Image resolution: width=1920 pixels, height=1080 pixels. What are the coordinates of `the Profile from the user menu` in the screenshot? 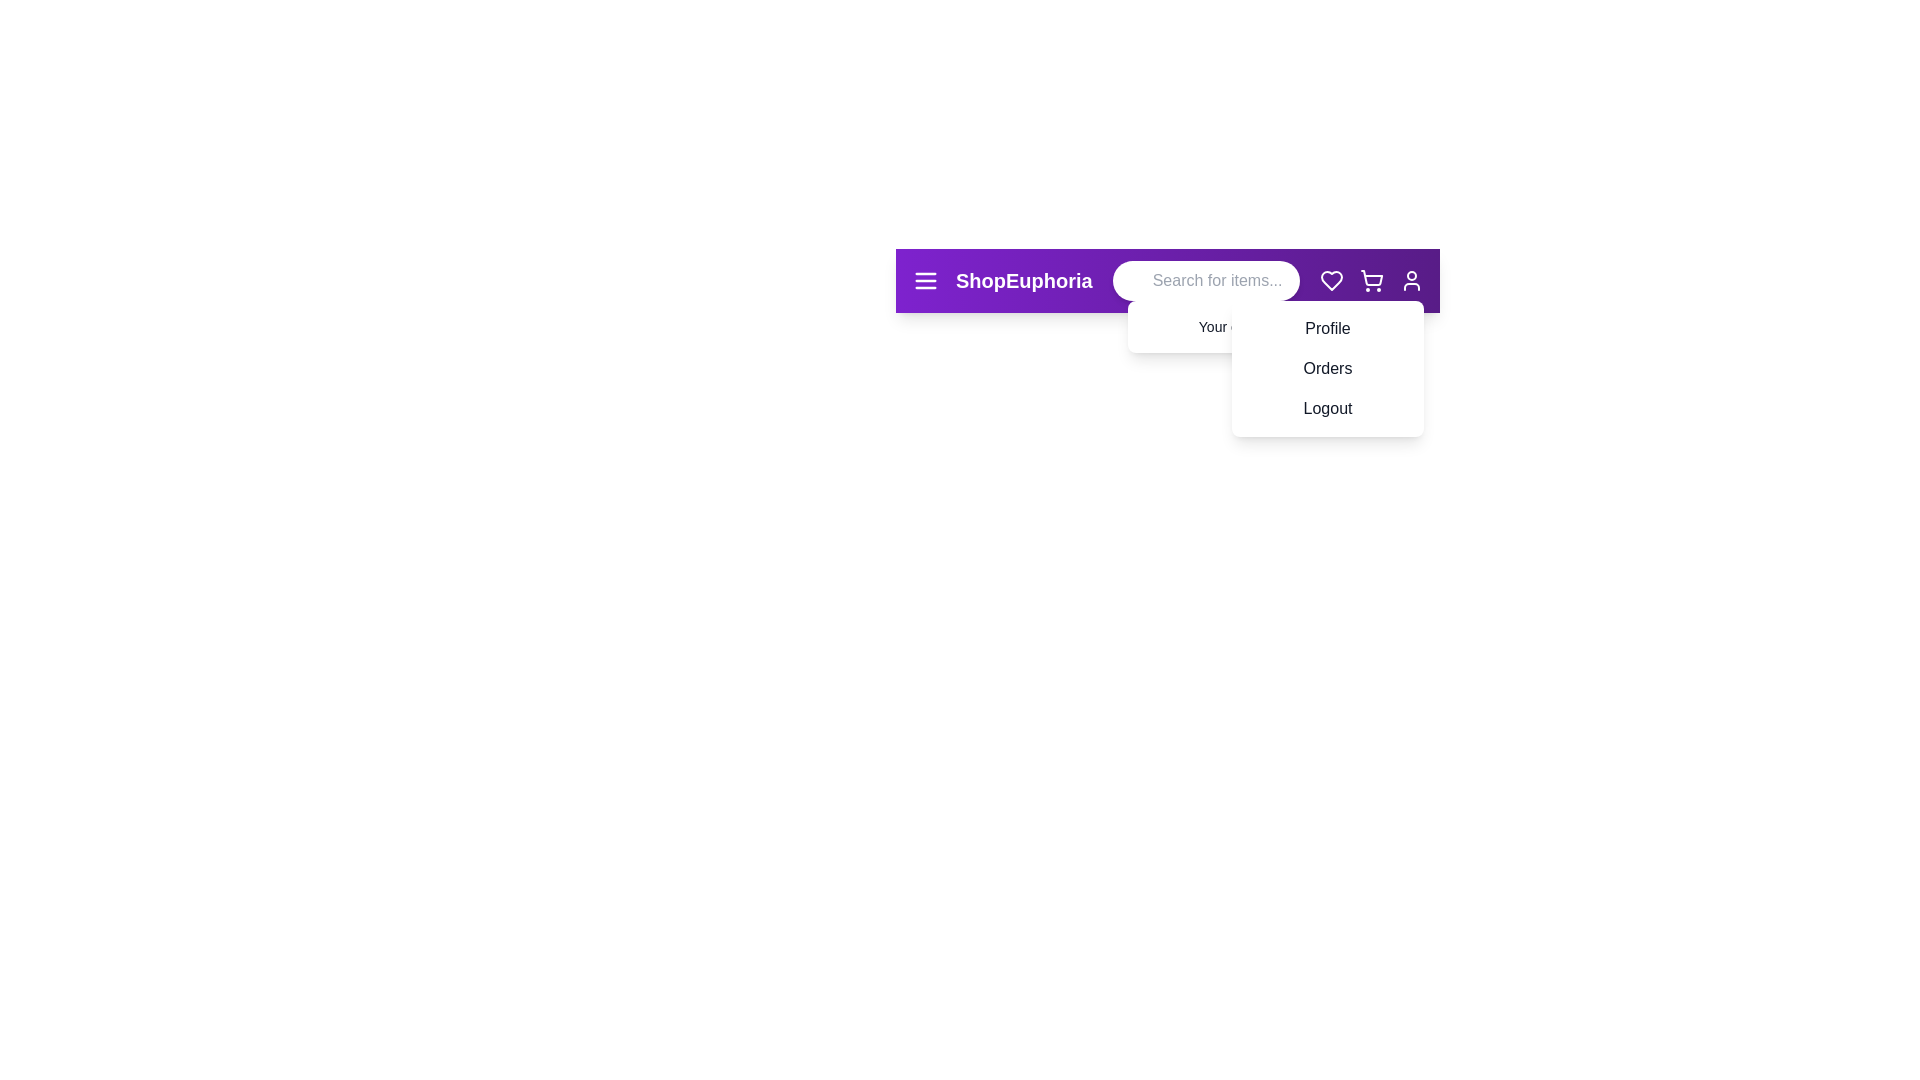 It's located at (1276, 318).